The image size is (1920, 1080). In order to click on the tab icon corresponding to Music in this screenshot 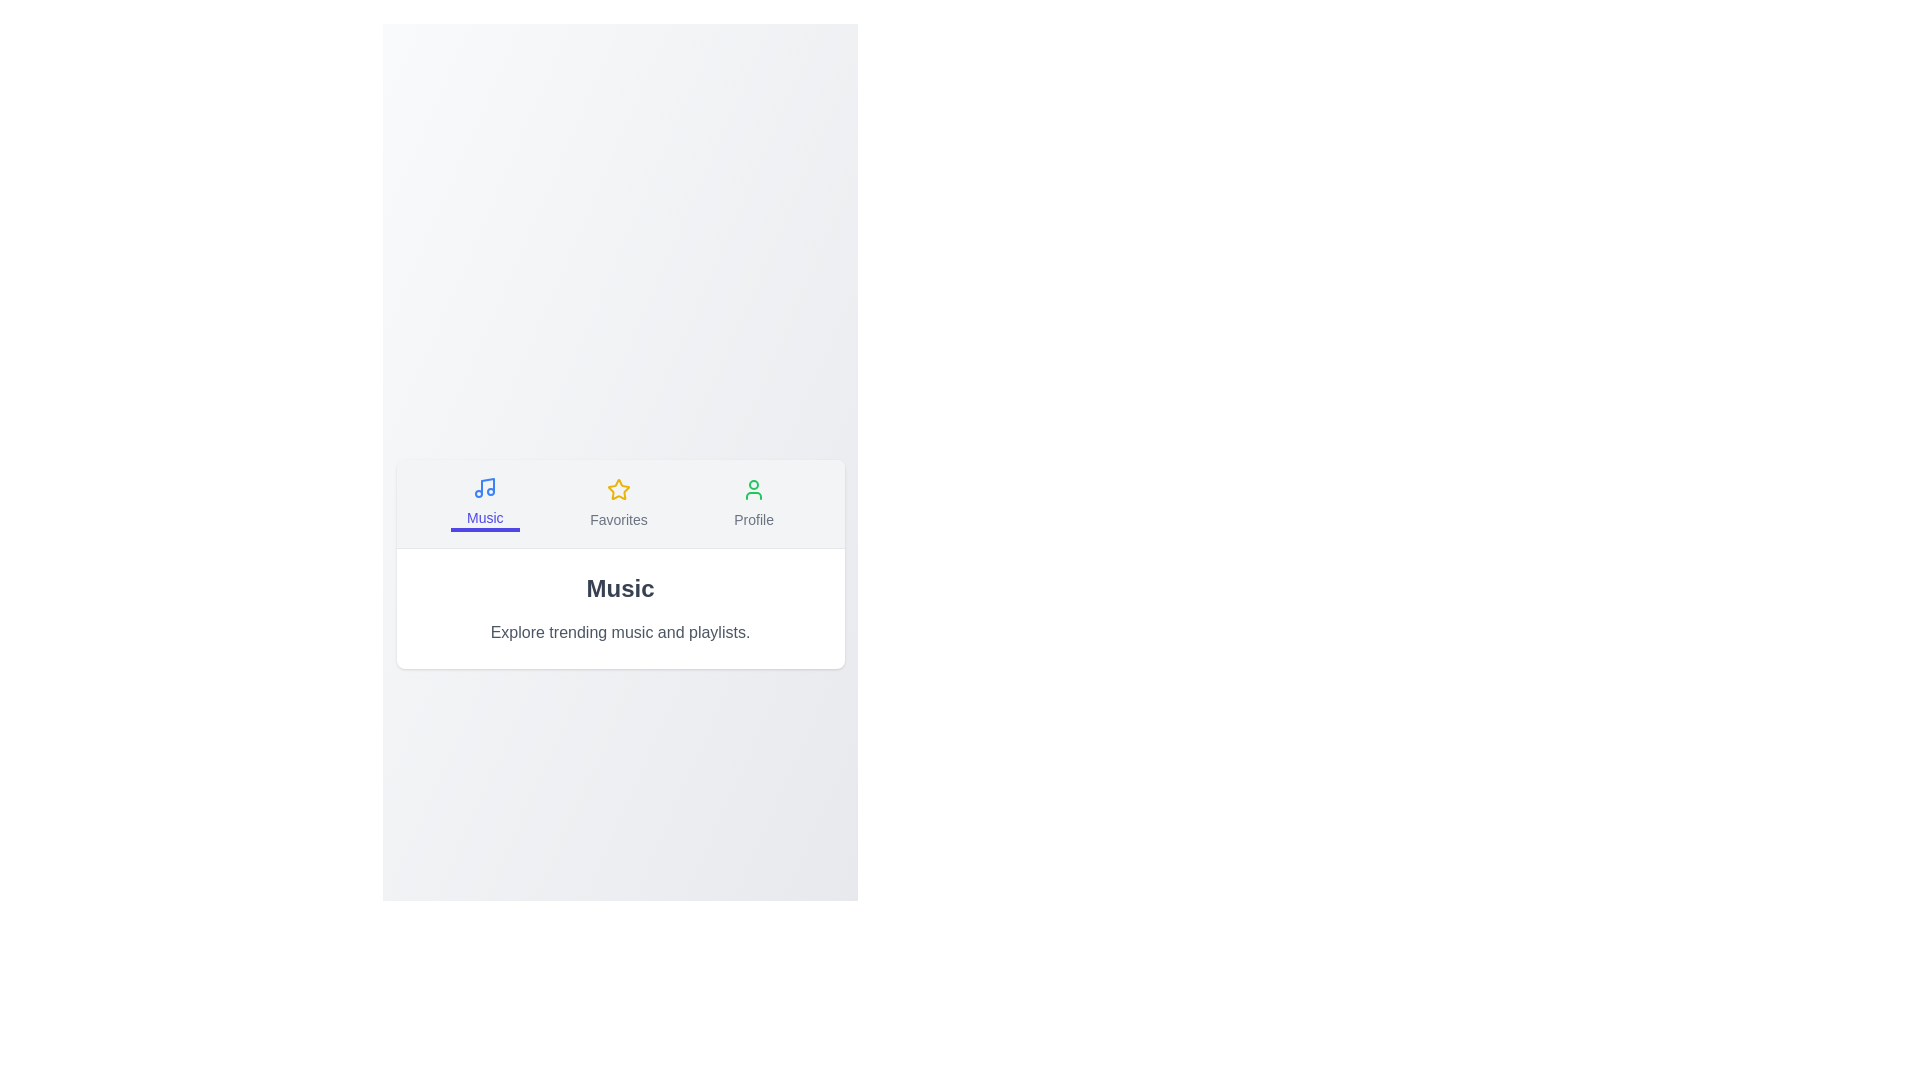, I will do `click(485, 502)`.